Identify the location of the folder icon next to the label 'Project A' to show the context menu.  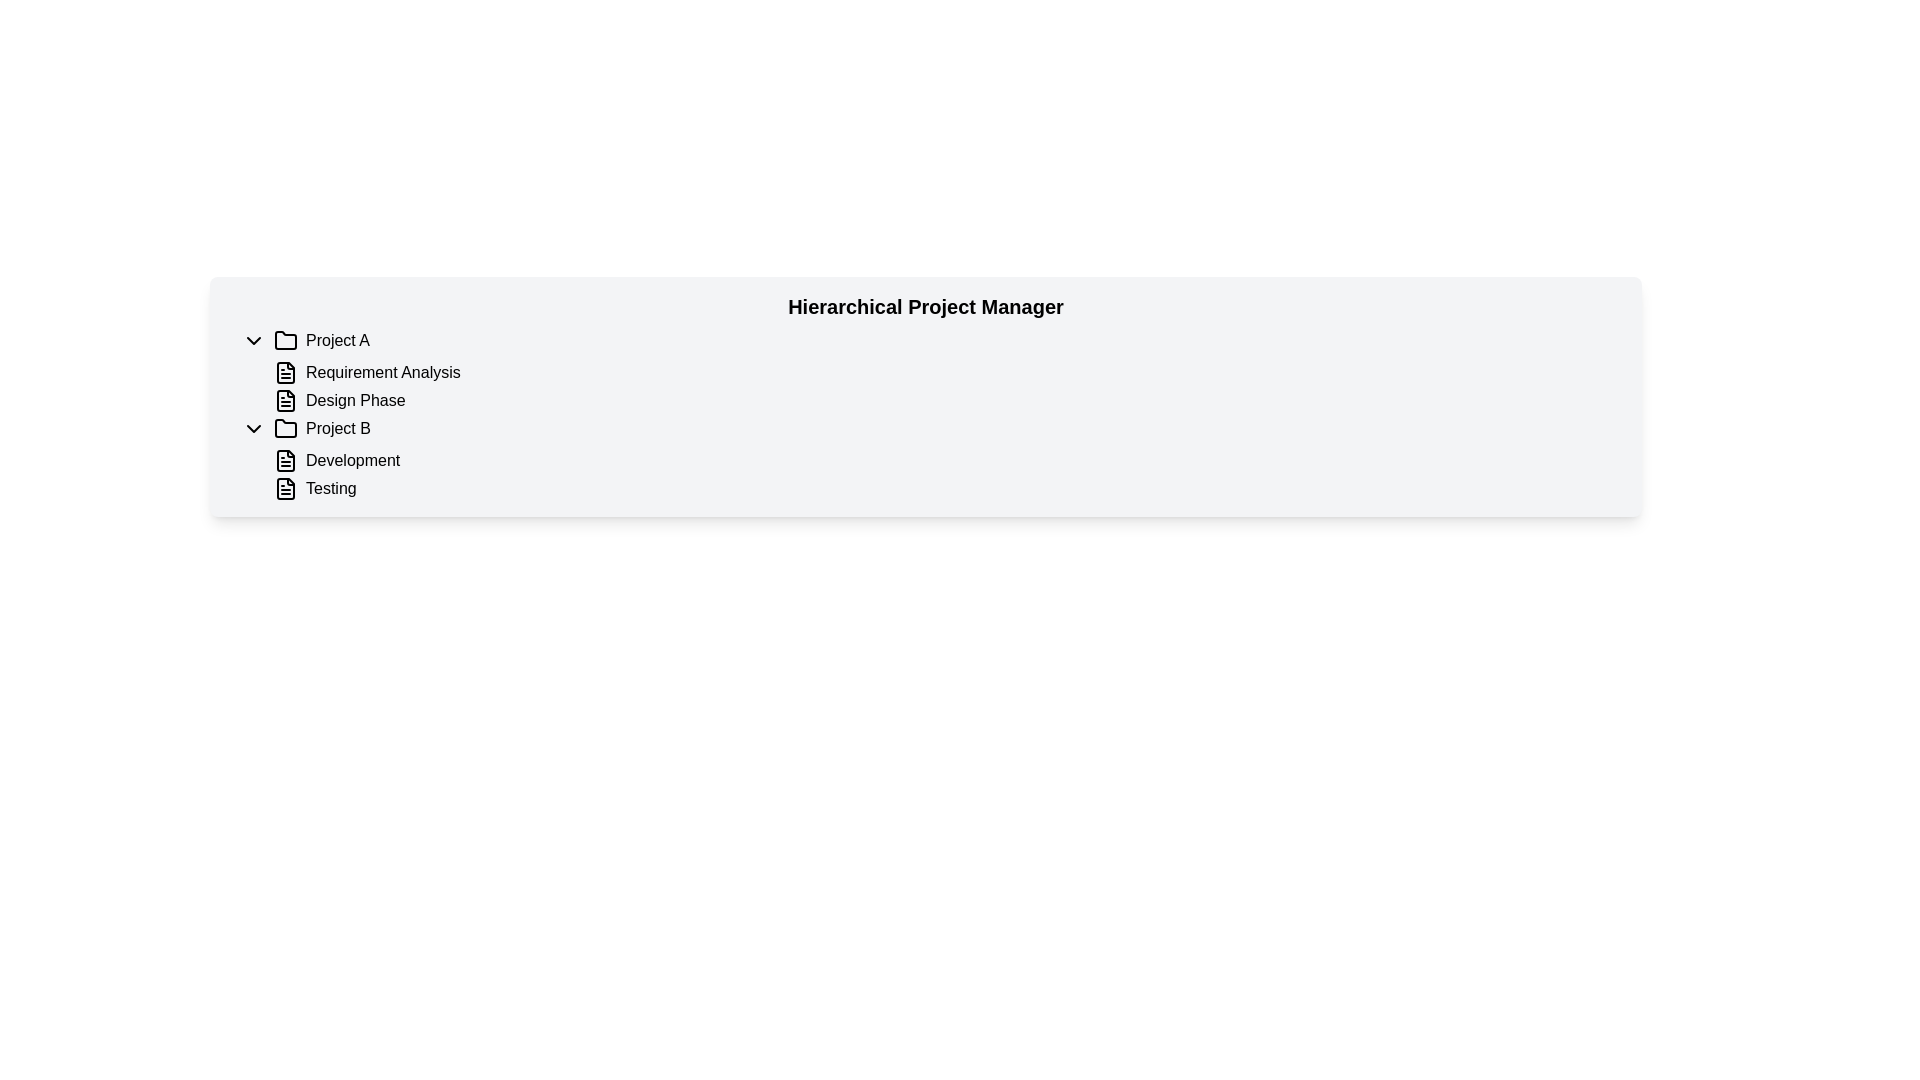
(285, 338).